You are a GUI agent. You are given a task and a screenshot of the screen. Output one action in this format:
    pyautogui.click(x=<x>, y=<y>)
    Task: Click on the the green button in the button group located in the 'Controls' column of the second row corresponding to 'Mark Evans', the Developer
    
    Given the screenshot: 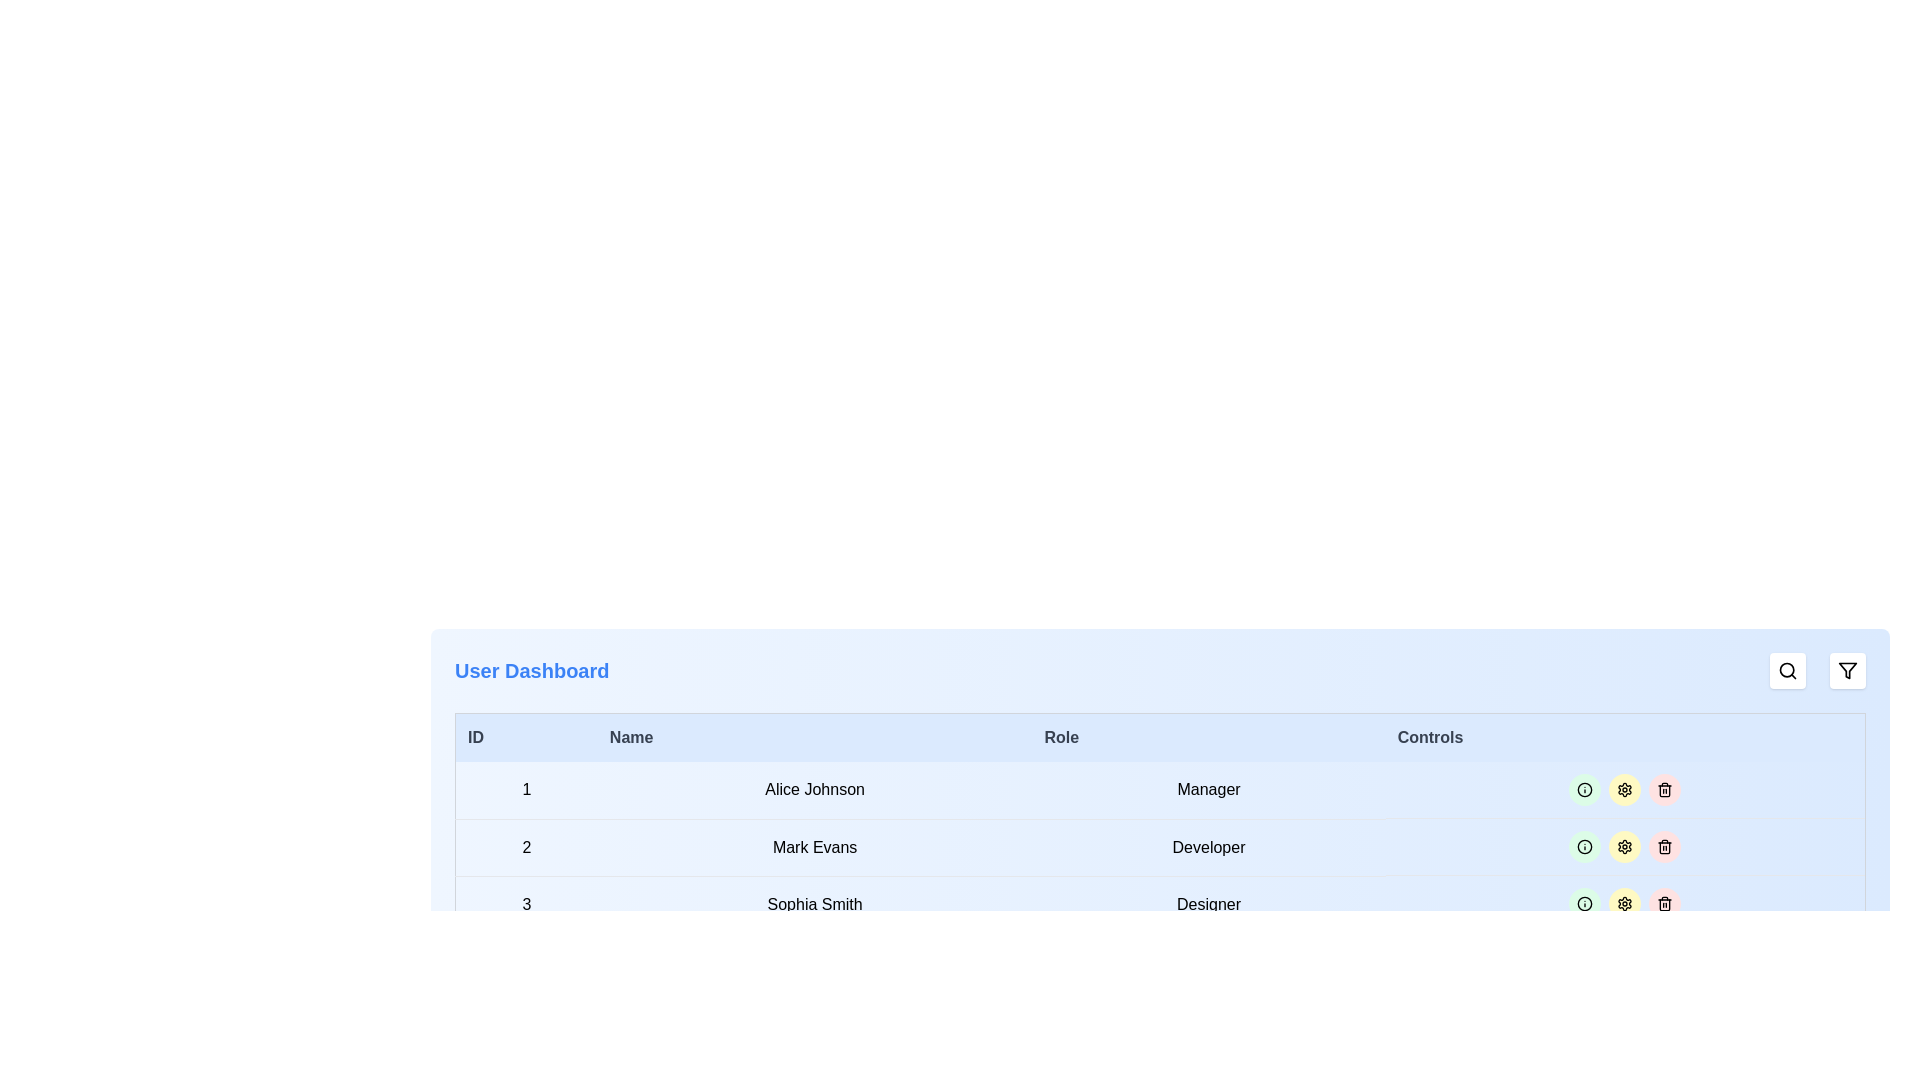 What is the action you would take?
    pyautogui.click(x=1625, y=847)
    